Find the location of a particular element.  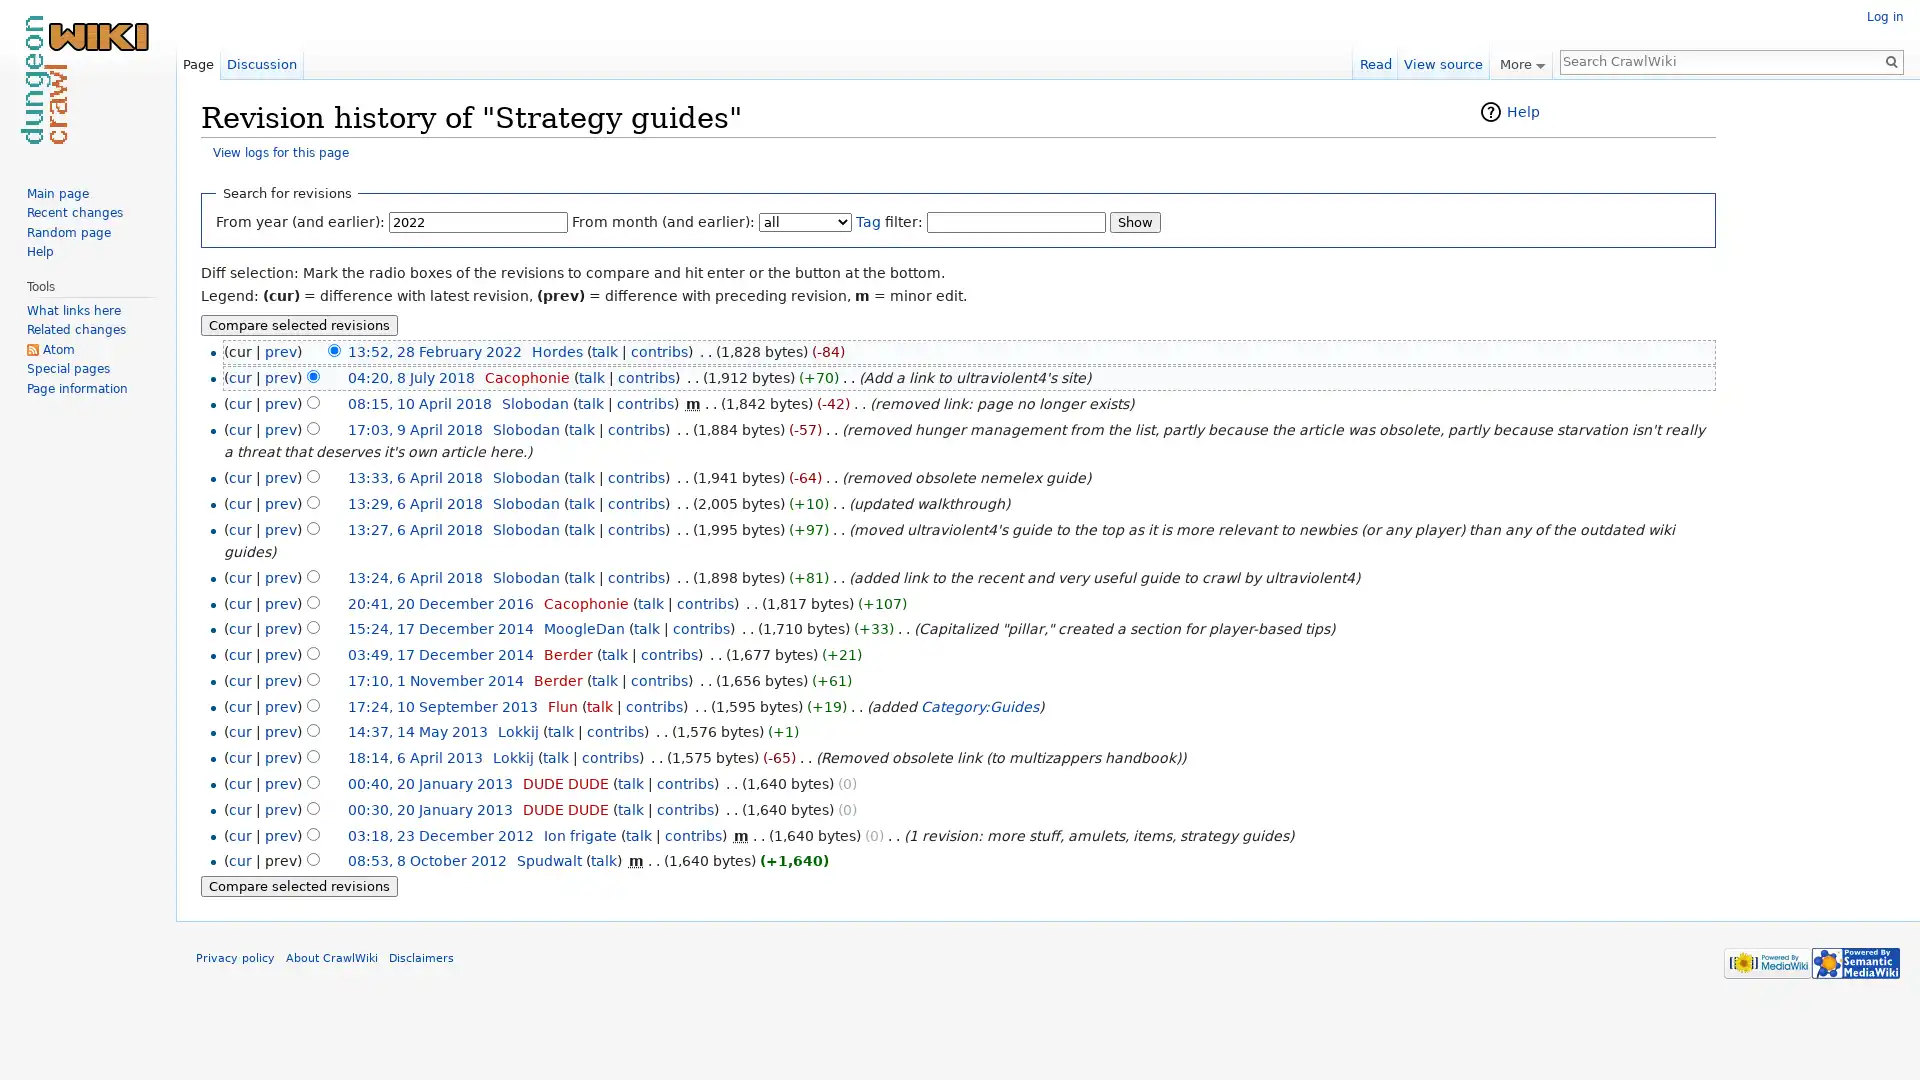

Show is located at coordinates (1135, 221).